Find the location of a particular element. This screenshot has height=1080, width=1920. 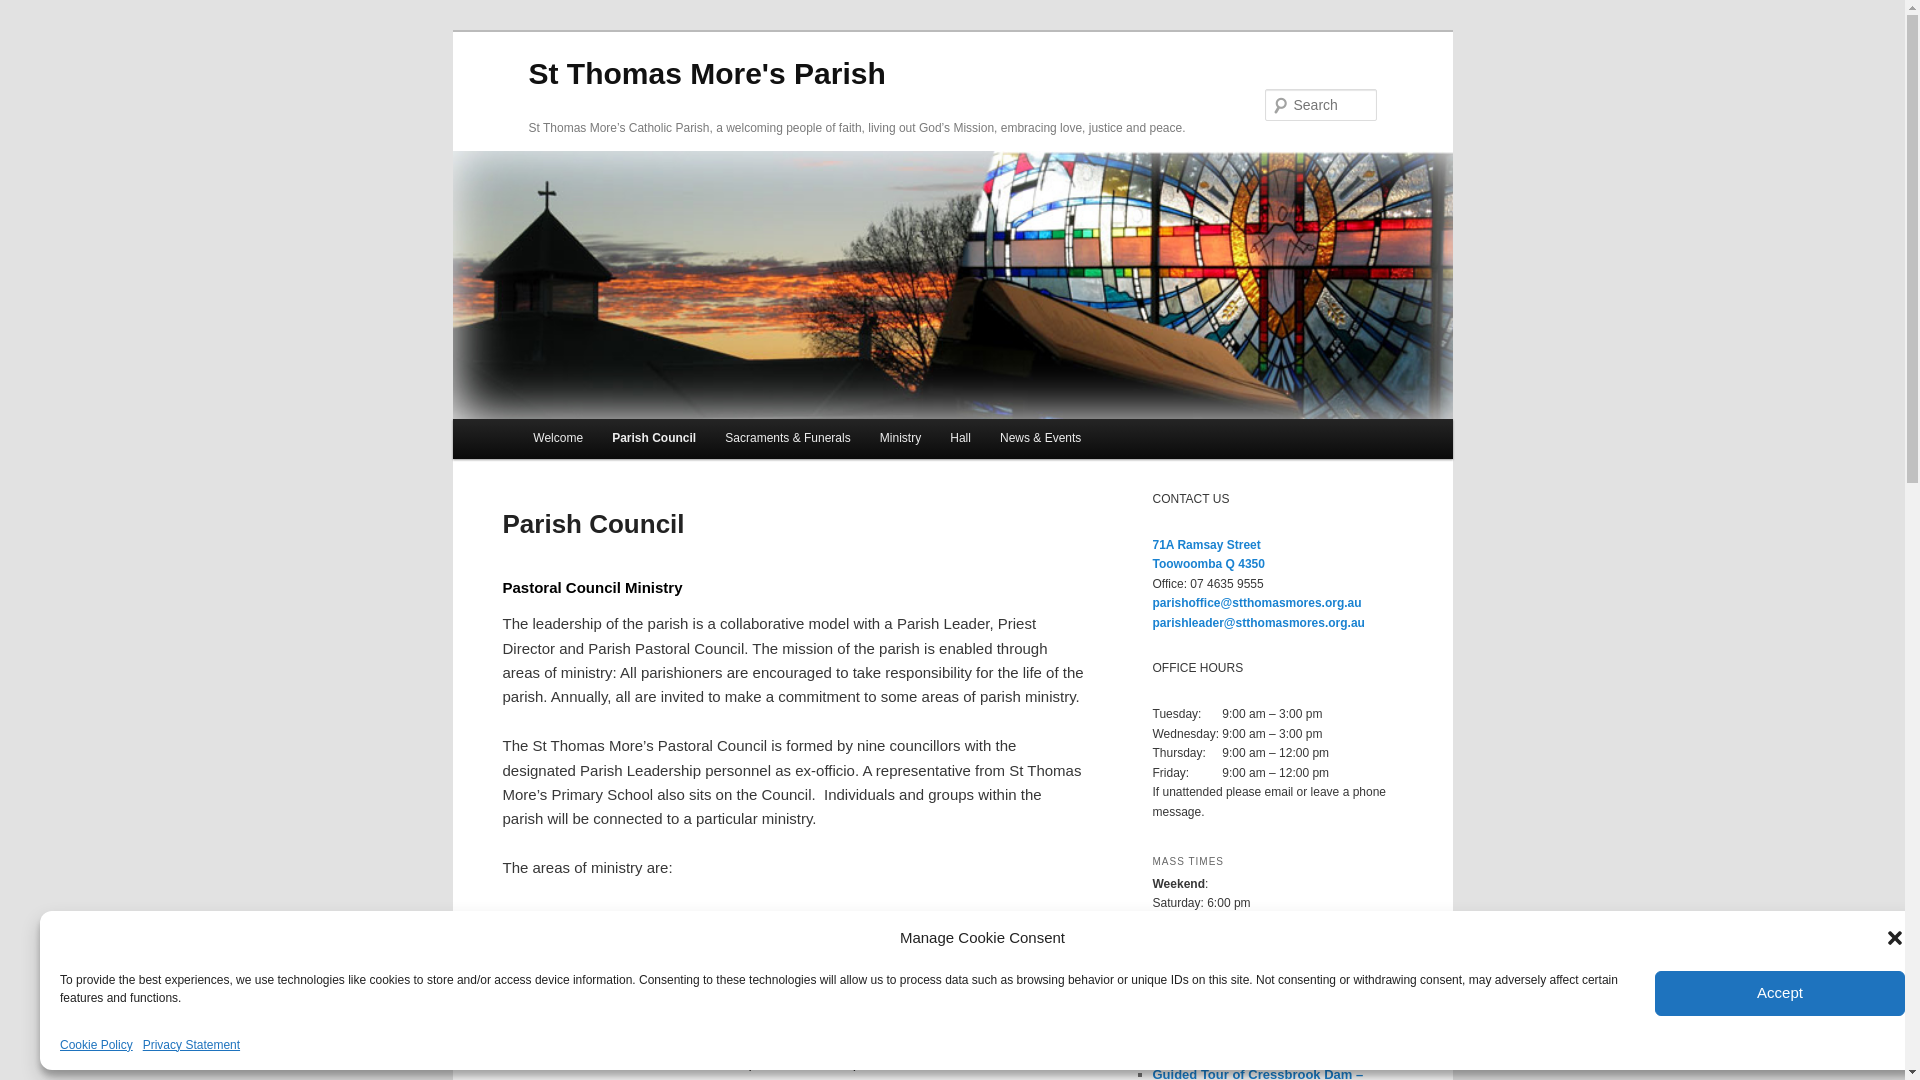

'parishleader@stthomasmores.org.au' is located at coordinates (1152, 622).